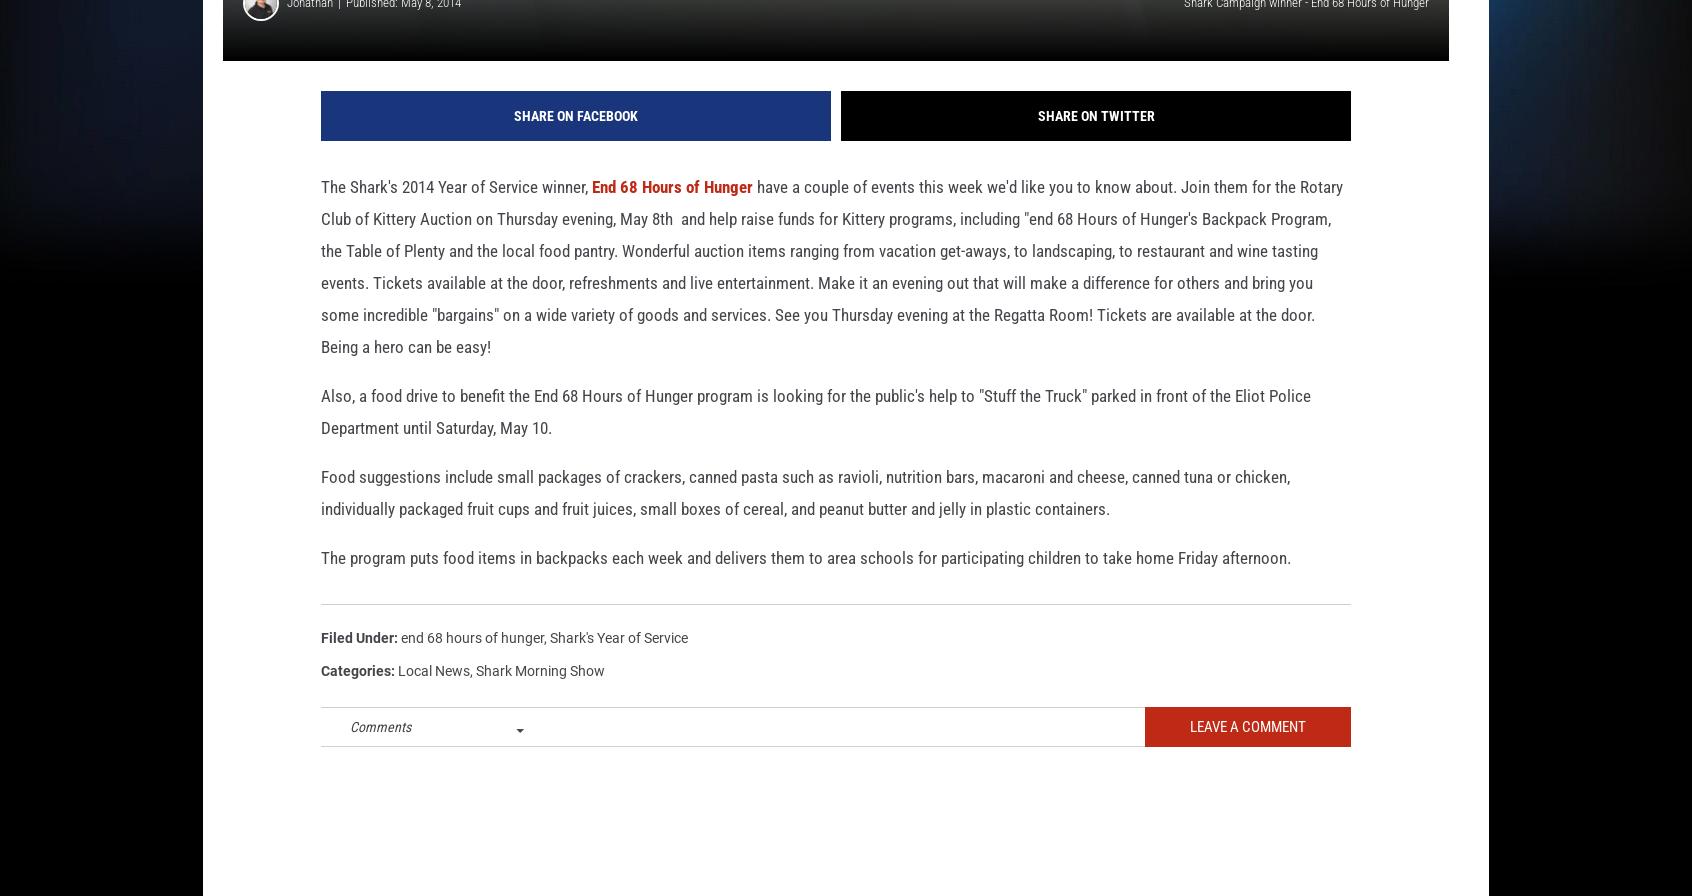 This screenshot has width=1692, height=896. What do you see at coordinates (964, 218) in the screenshot?
I see `'have a couple of events this week we'd like you to know about.'` at bounding box center [964, 218].